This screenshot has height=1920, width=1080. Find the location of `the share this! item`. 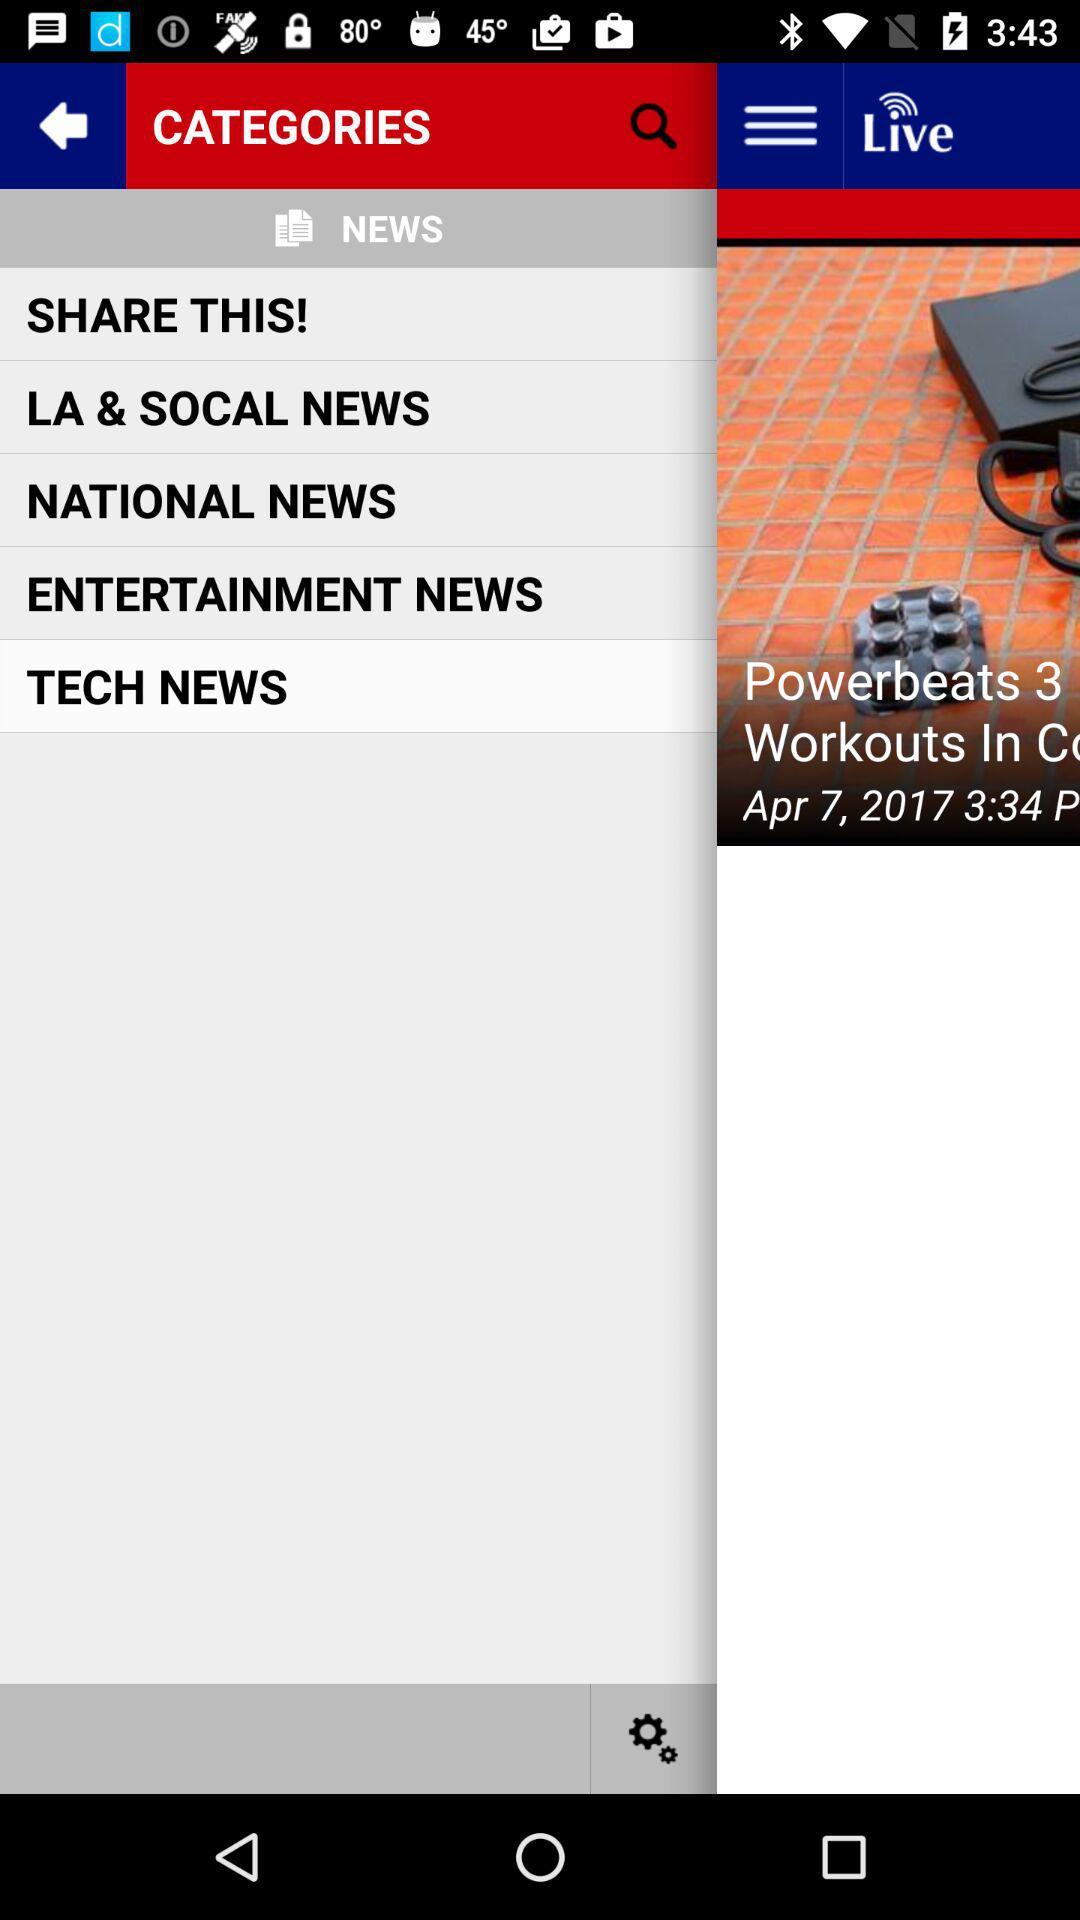

the share this! item is located at coordinates (166, 312).